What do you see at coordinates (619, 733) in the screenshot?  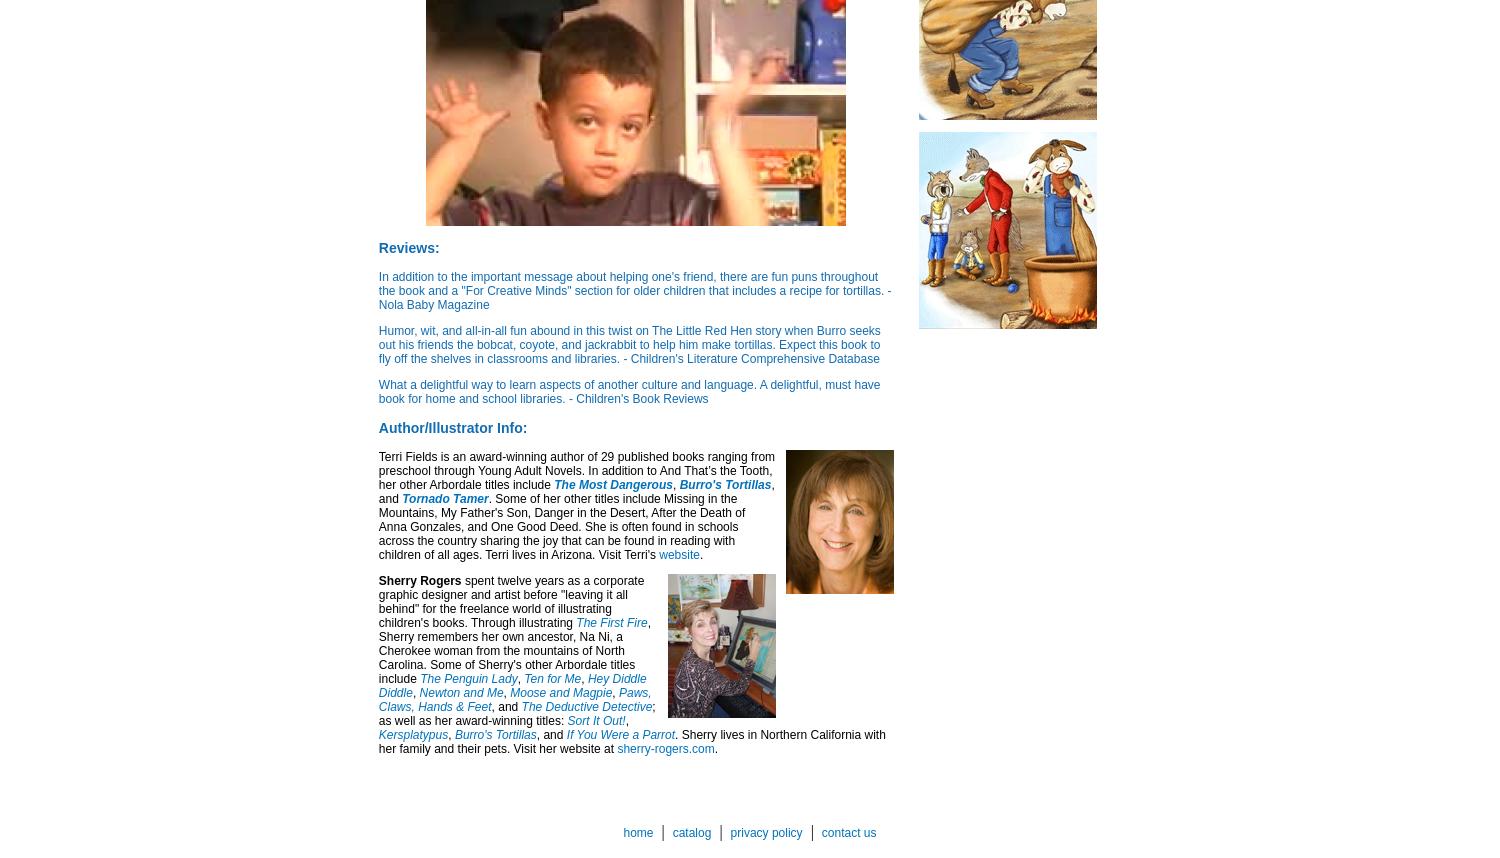 I see `'If You Were a Parrot'` at bounding box center [619, 733].